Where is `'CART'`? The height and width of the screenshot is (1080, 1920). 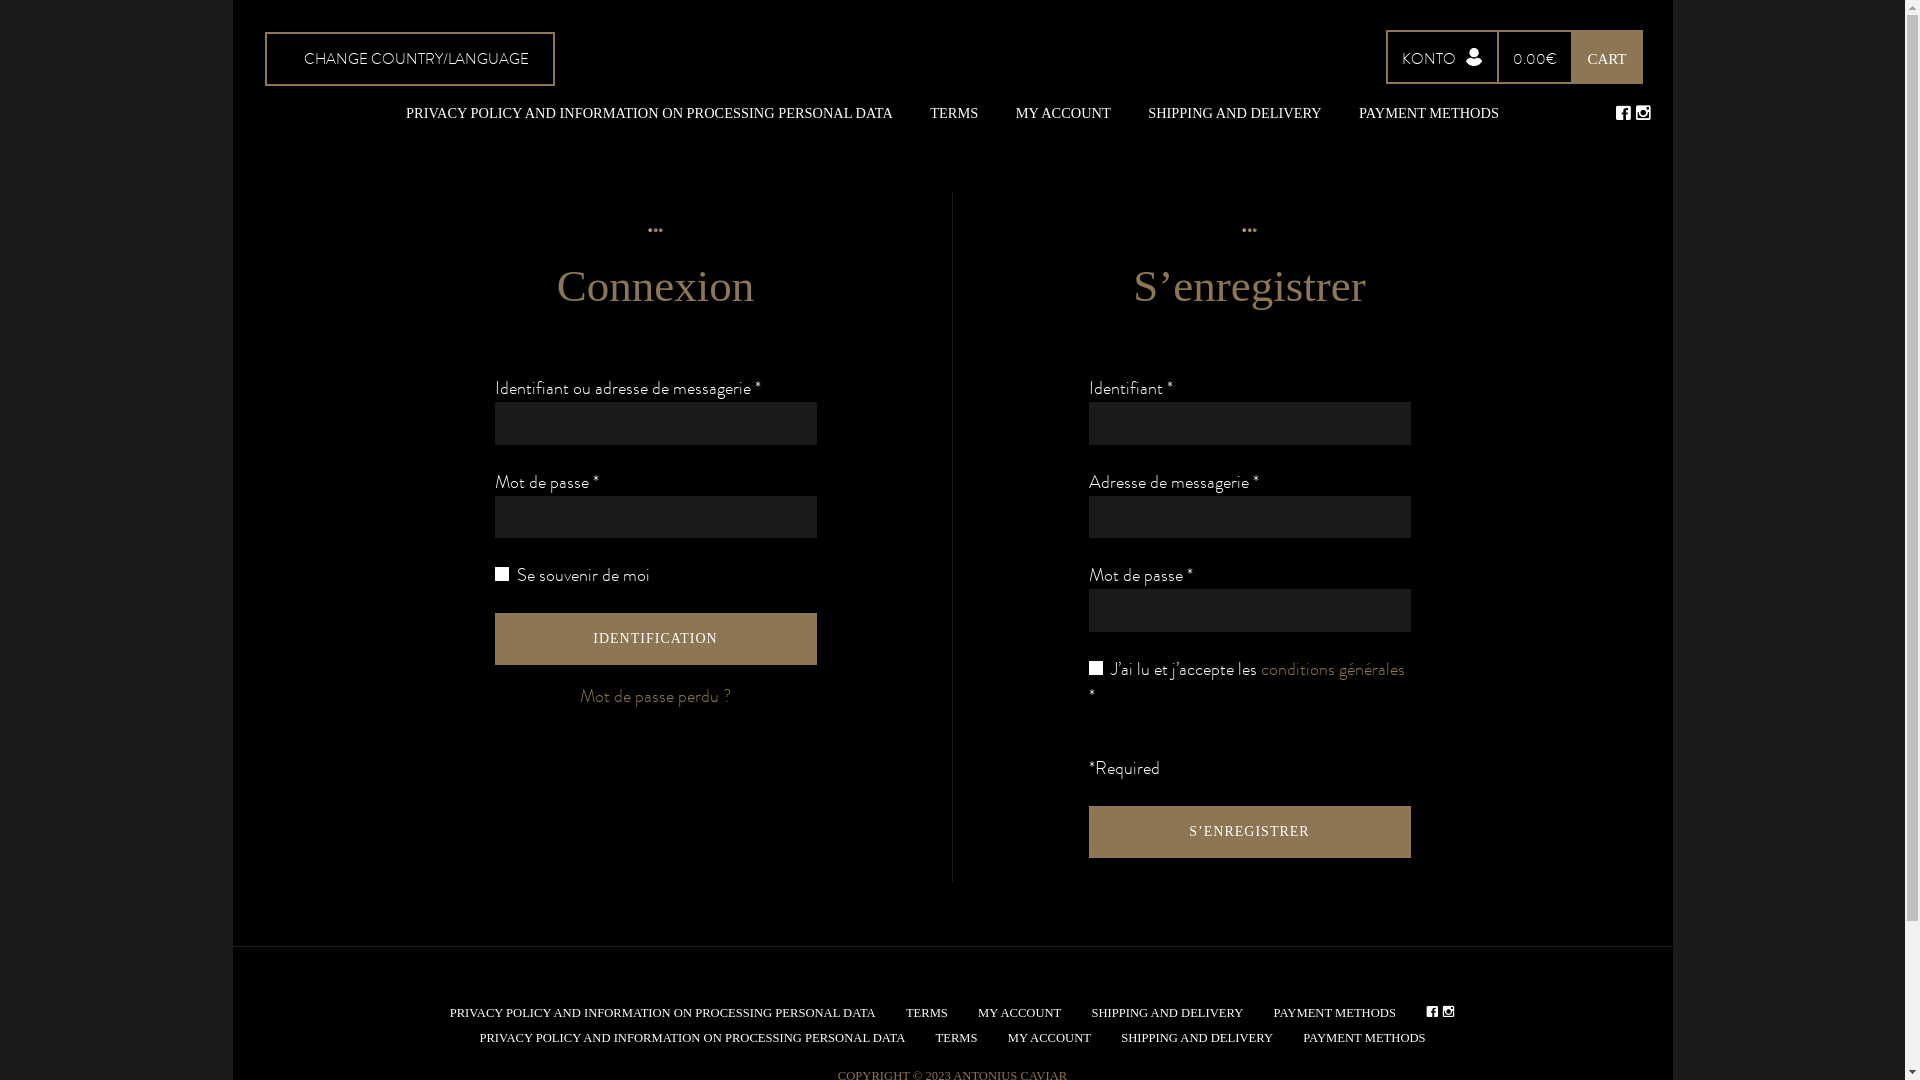 'CART' is located at coordinates (1606, 56).